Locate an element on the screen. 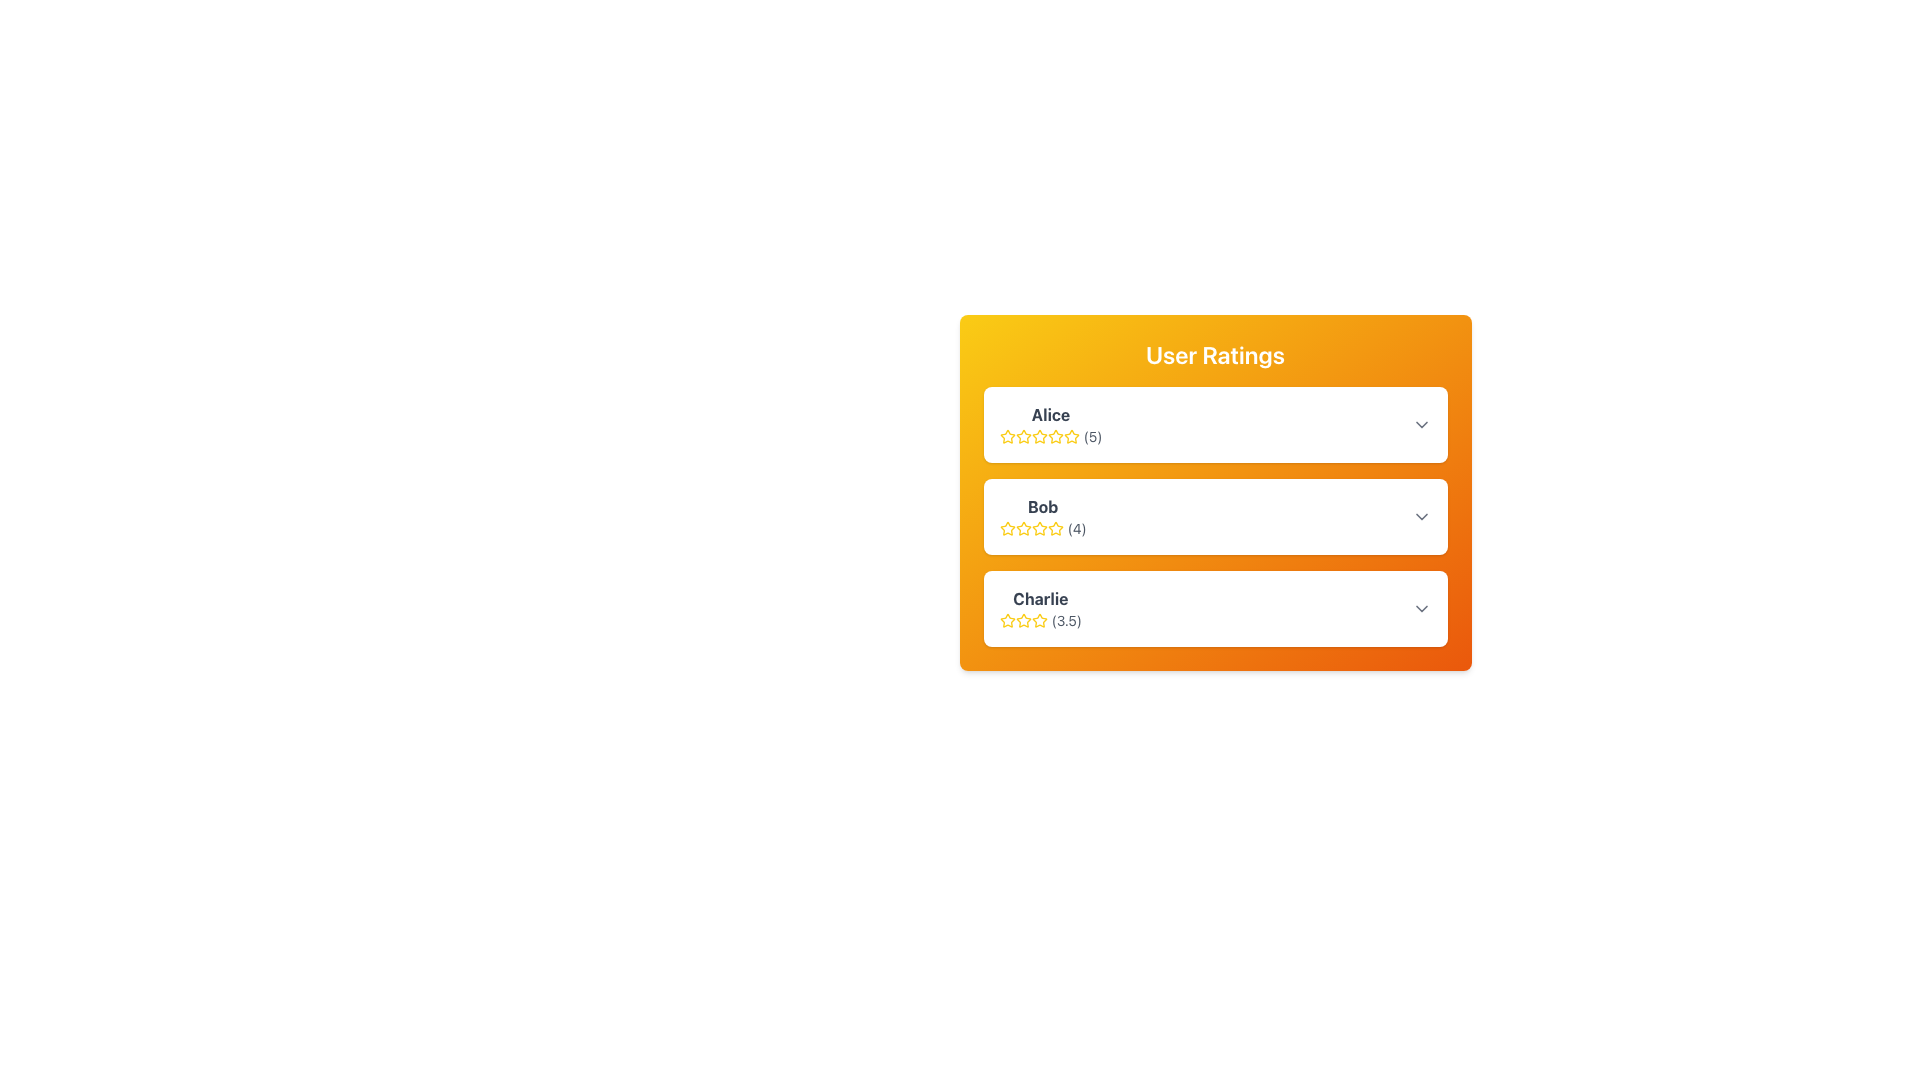 The width and height of the screenshot is (1920, 1080). the bold dark gray text label reading 'Bob' located in the user rating section is located at coordinates (1042, 505).